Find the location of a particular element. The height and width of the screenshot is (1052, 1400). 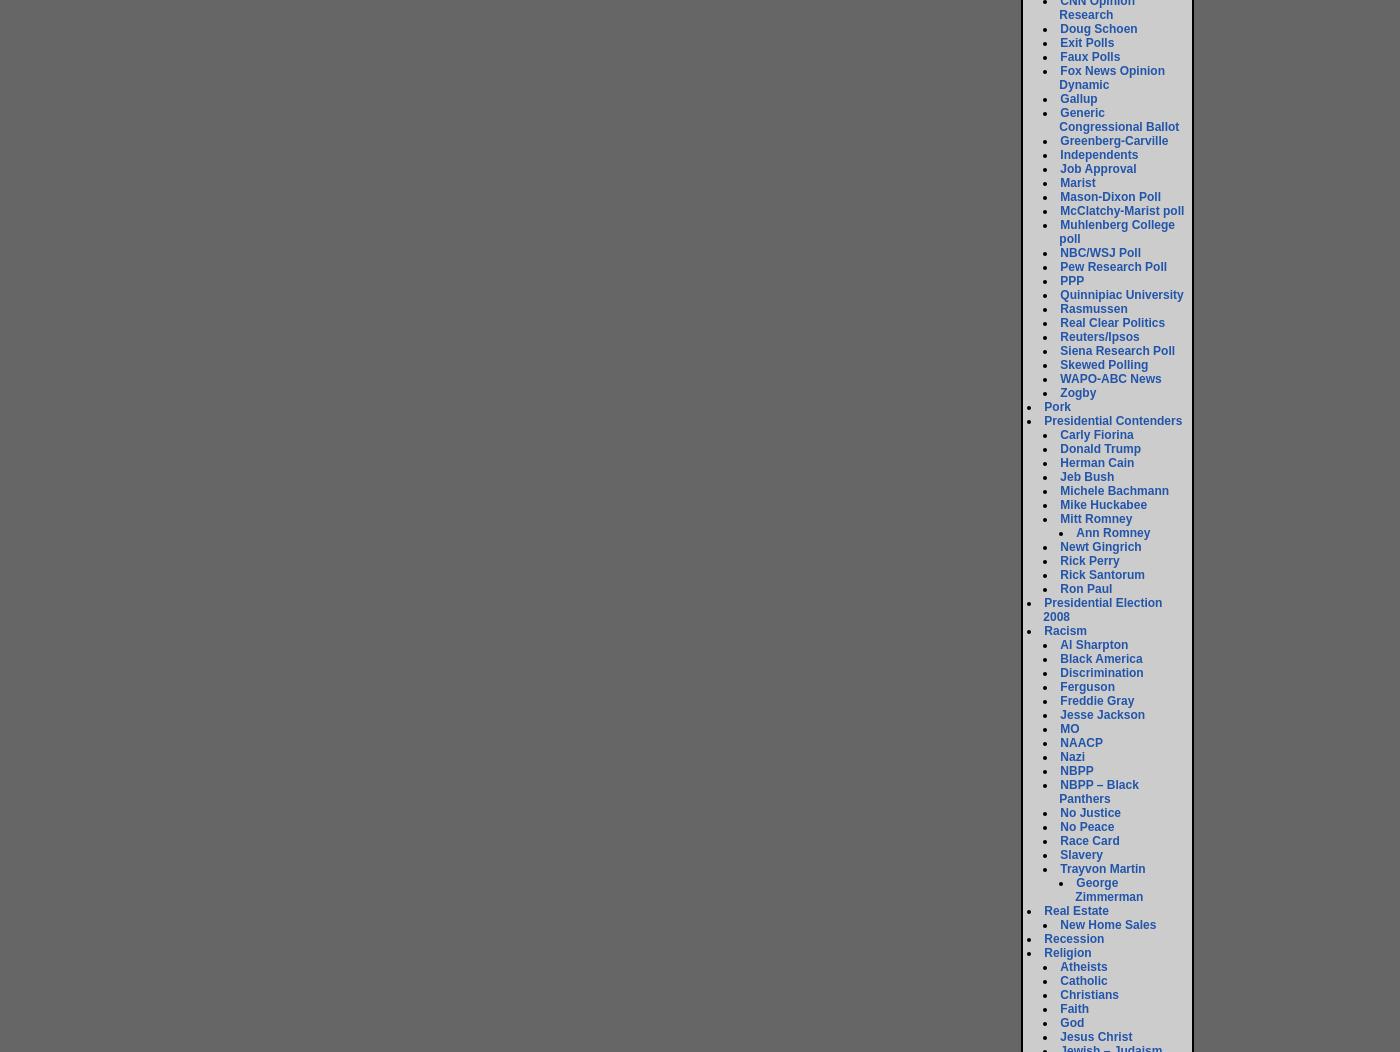

'NBPP – Black Panthers' is located at coordinates (1098, 792).